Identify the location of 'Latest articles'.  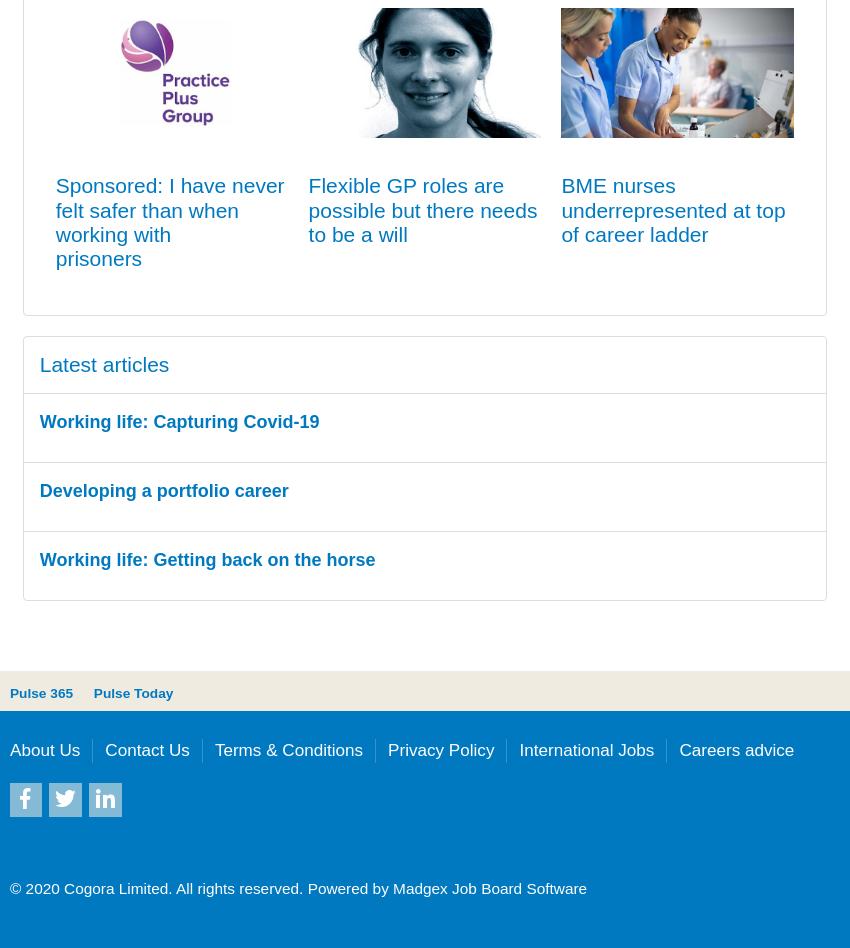
(103, 362).